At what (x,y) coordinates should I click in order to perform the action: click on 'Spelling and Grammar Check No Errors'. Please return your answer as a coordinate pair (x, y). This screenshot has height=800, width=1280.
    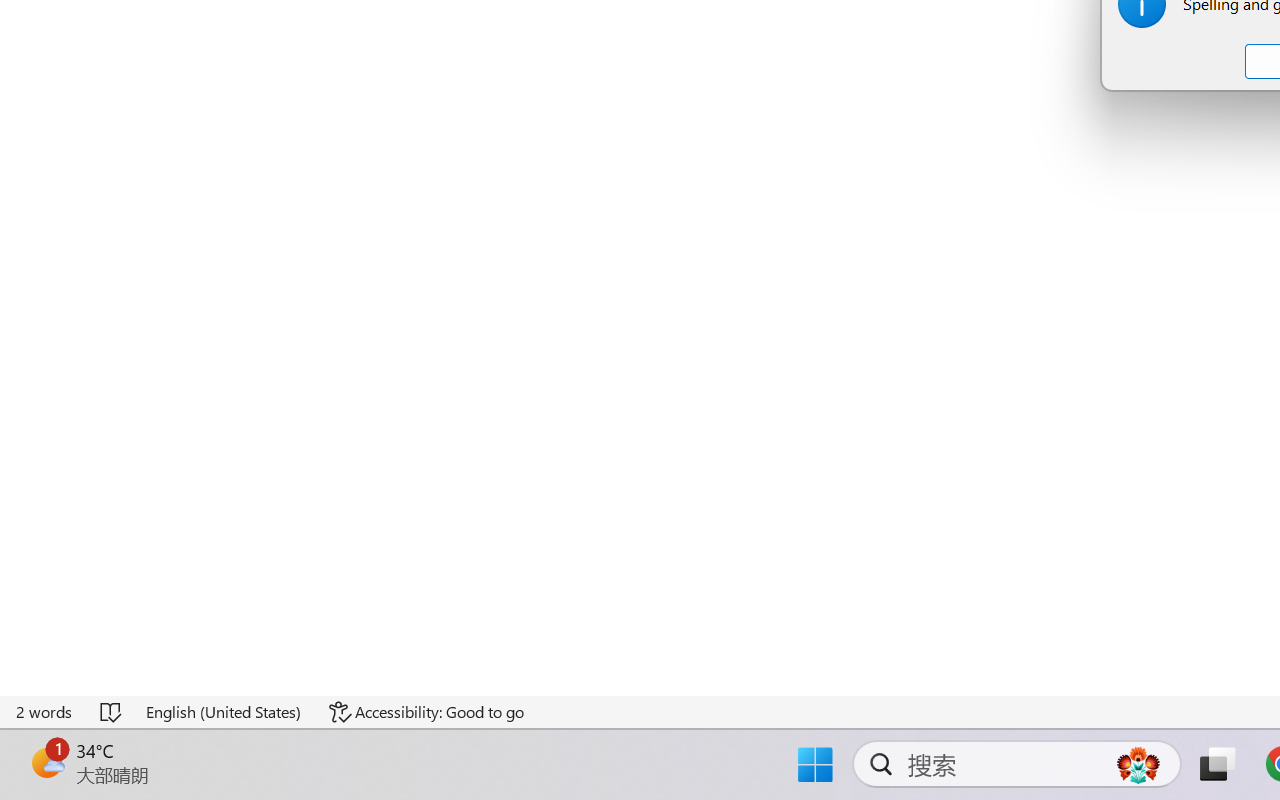
    Looking at the image, I should click on (111, 711).